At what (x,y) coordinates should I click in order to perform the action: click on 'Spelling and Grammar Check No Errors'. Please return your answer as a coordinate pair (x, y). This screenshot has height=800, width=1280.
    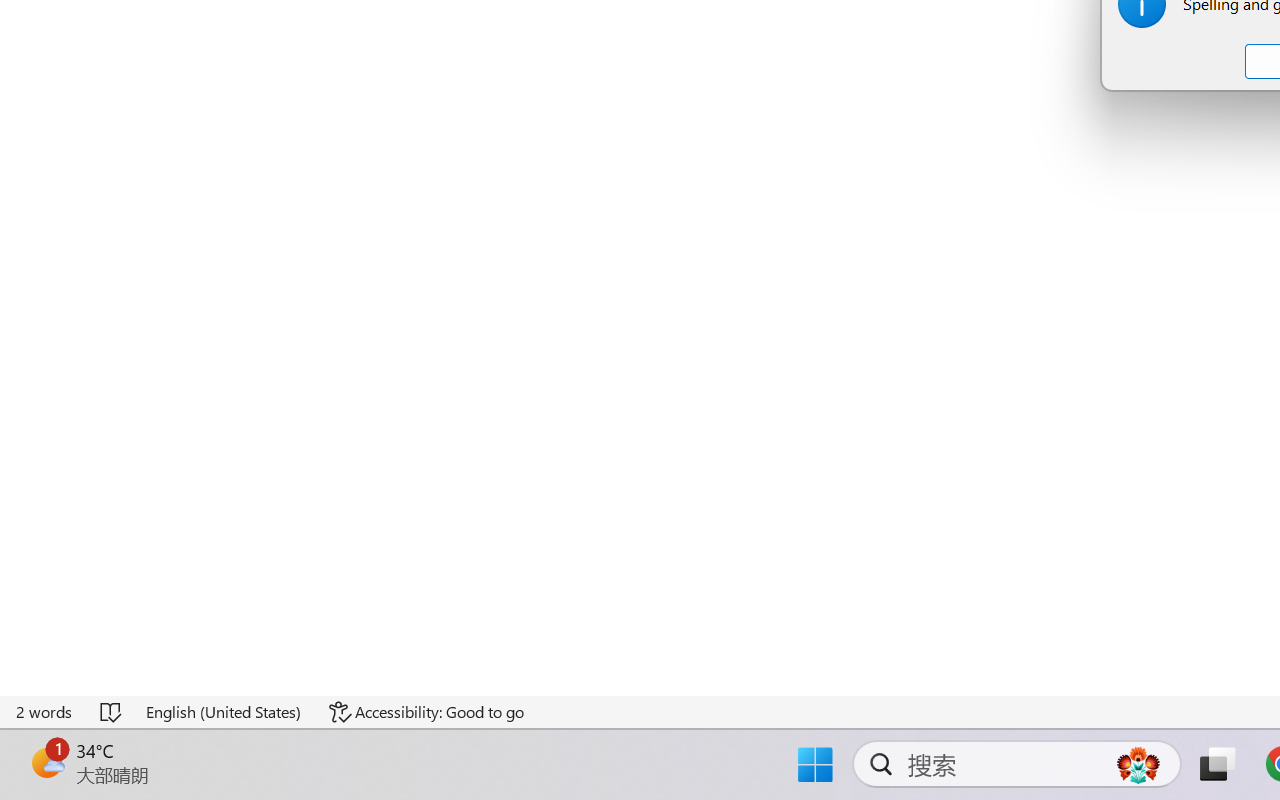
    Looking at the image, I should click on (111, 711).